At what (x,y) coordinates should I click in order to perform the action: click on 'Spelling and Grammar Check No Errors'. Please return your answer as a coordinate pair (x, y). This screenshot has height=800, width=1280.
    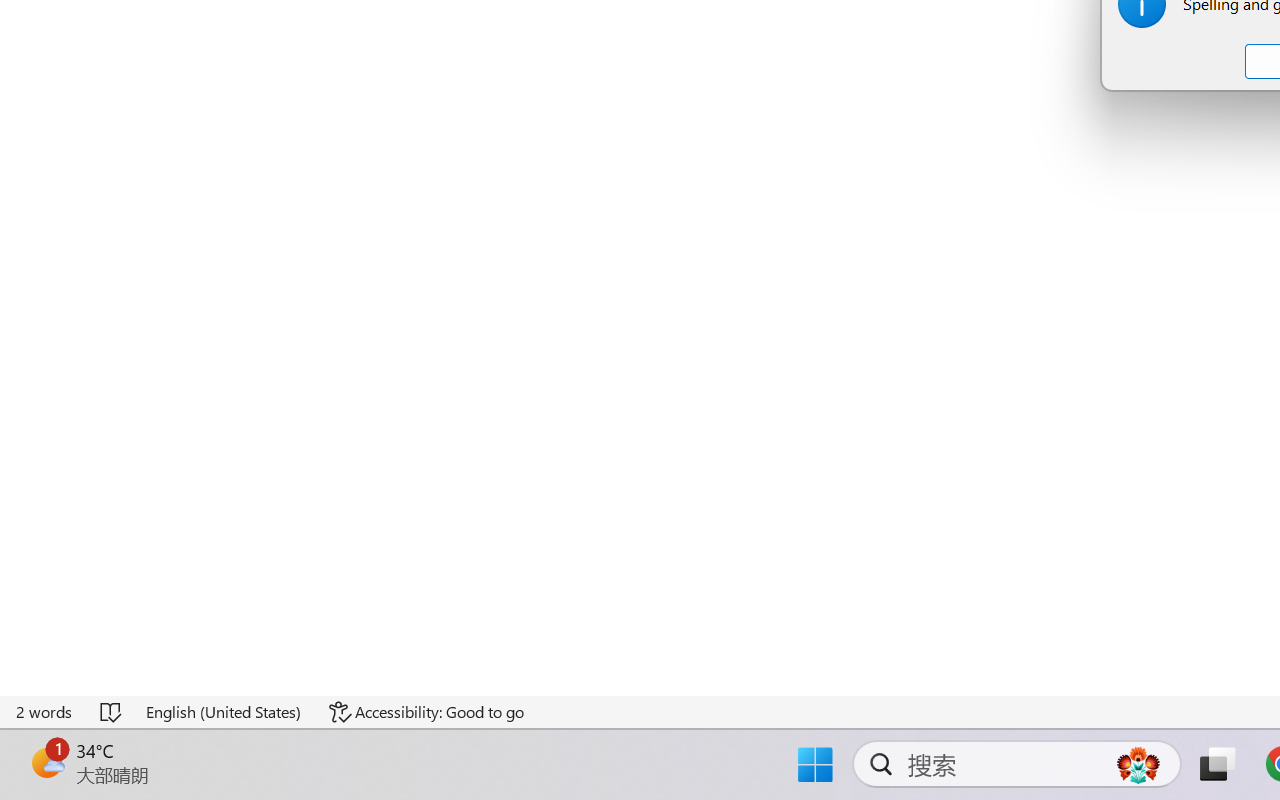
    Looking at the image, I should click on (111, 711).